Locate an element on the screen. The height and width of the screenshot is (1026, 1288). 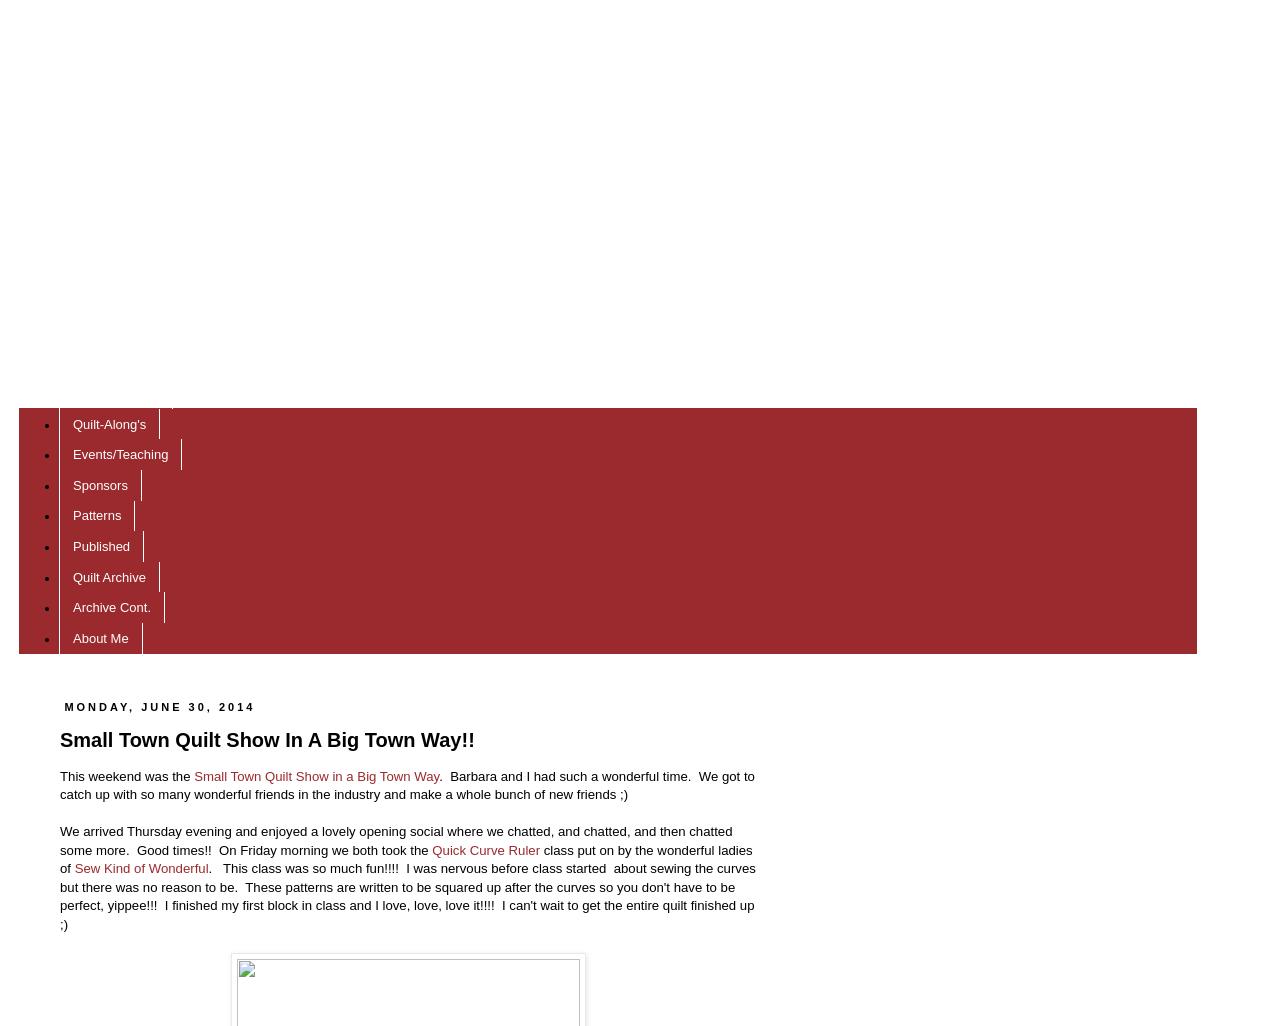
'Patterns' is located at coordinates (96, 515).